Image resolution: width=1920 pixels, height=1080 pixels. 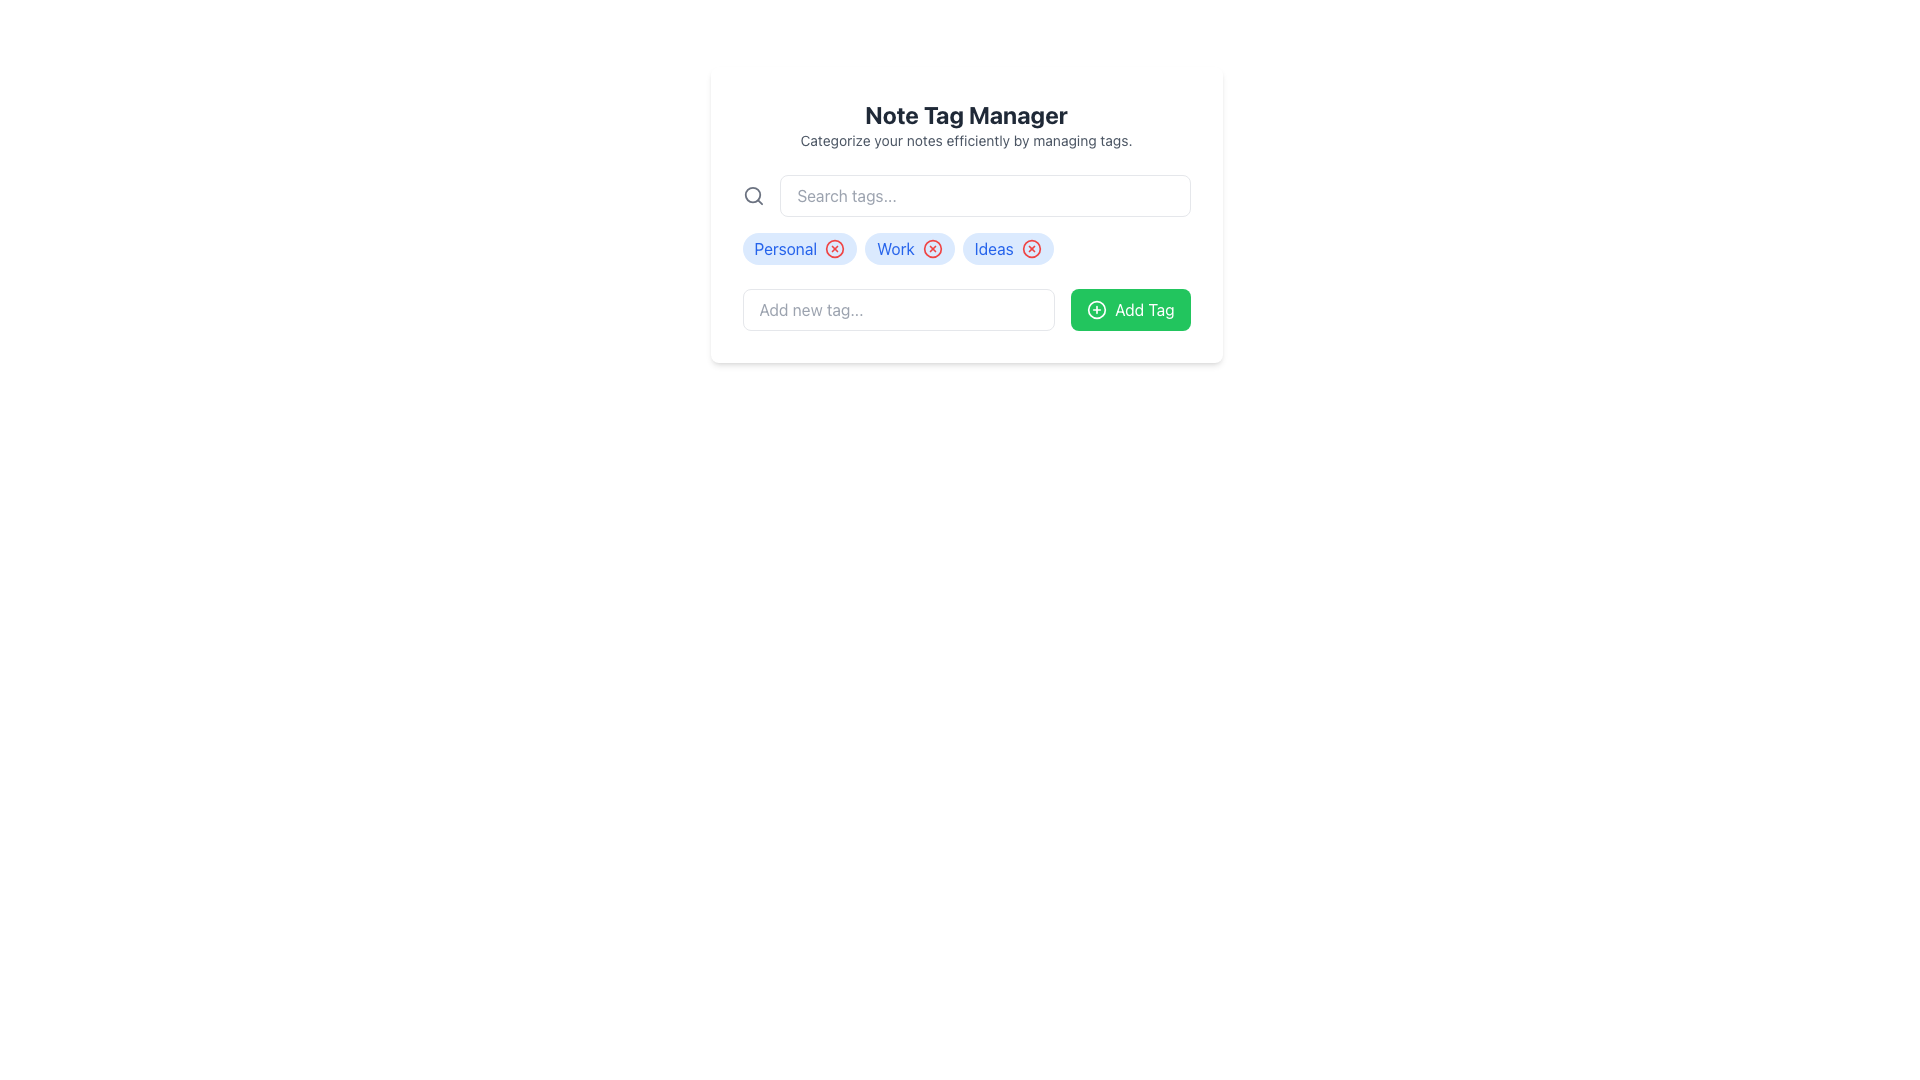 I want to click on the 'Personal' tag element with a removable option, so click(x=798, y=248).